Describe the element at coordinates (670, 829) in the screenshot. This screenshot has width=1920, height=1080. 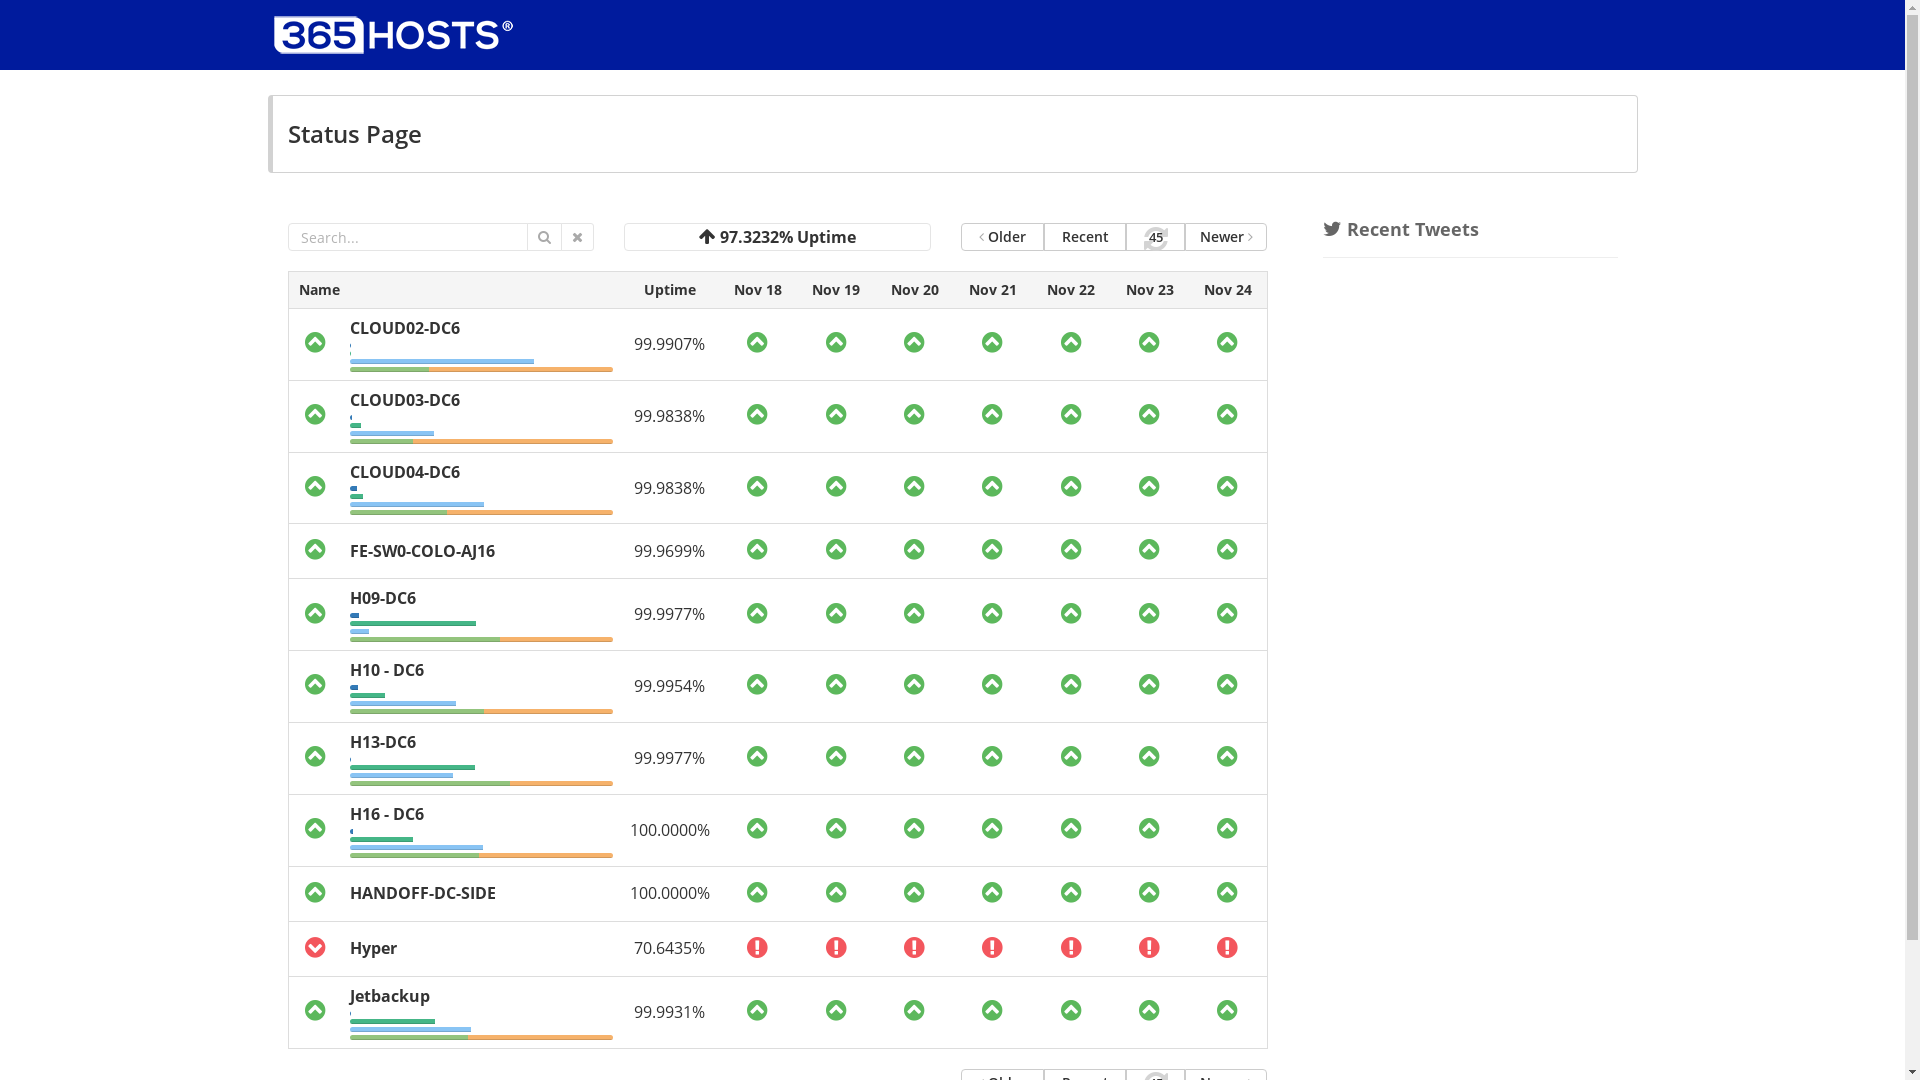
I see `'100.0000%'` at that location.